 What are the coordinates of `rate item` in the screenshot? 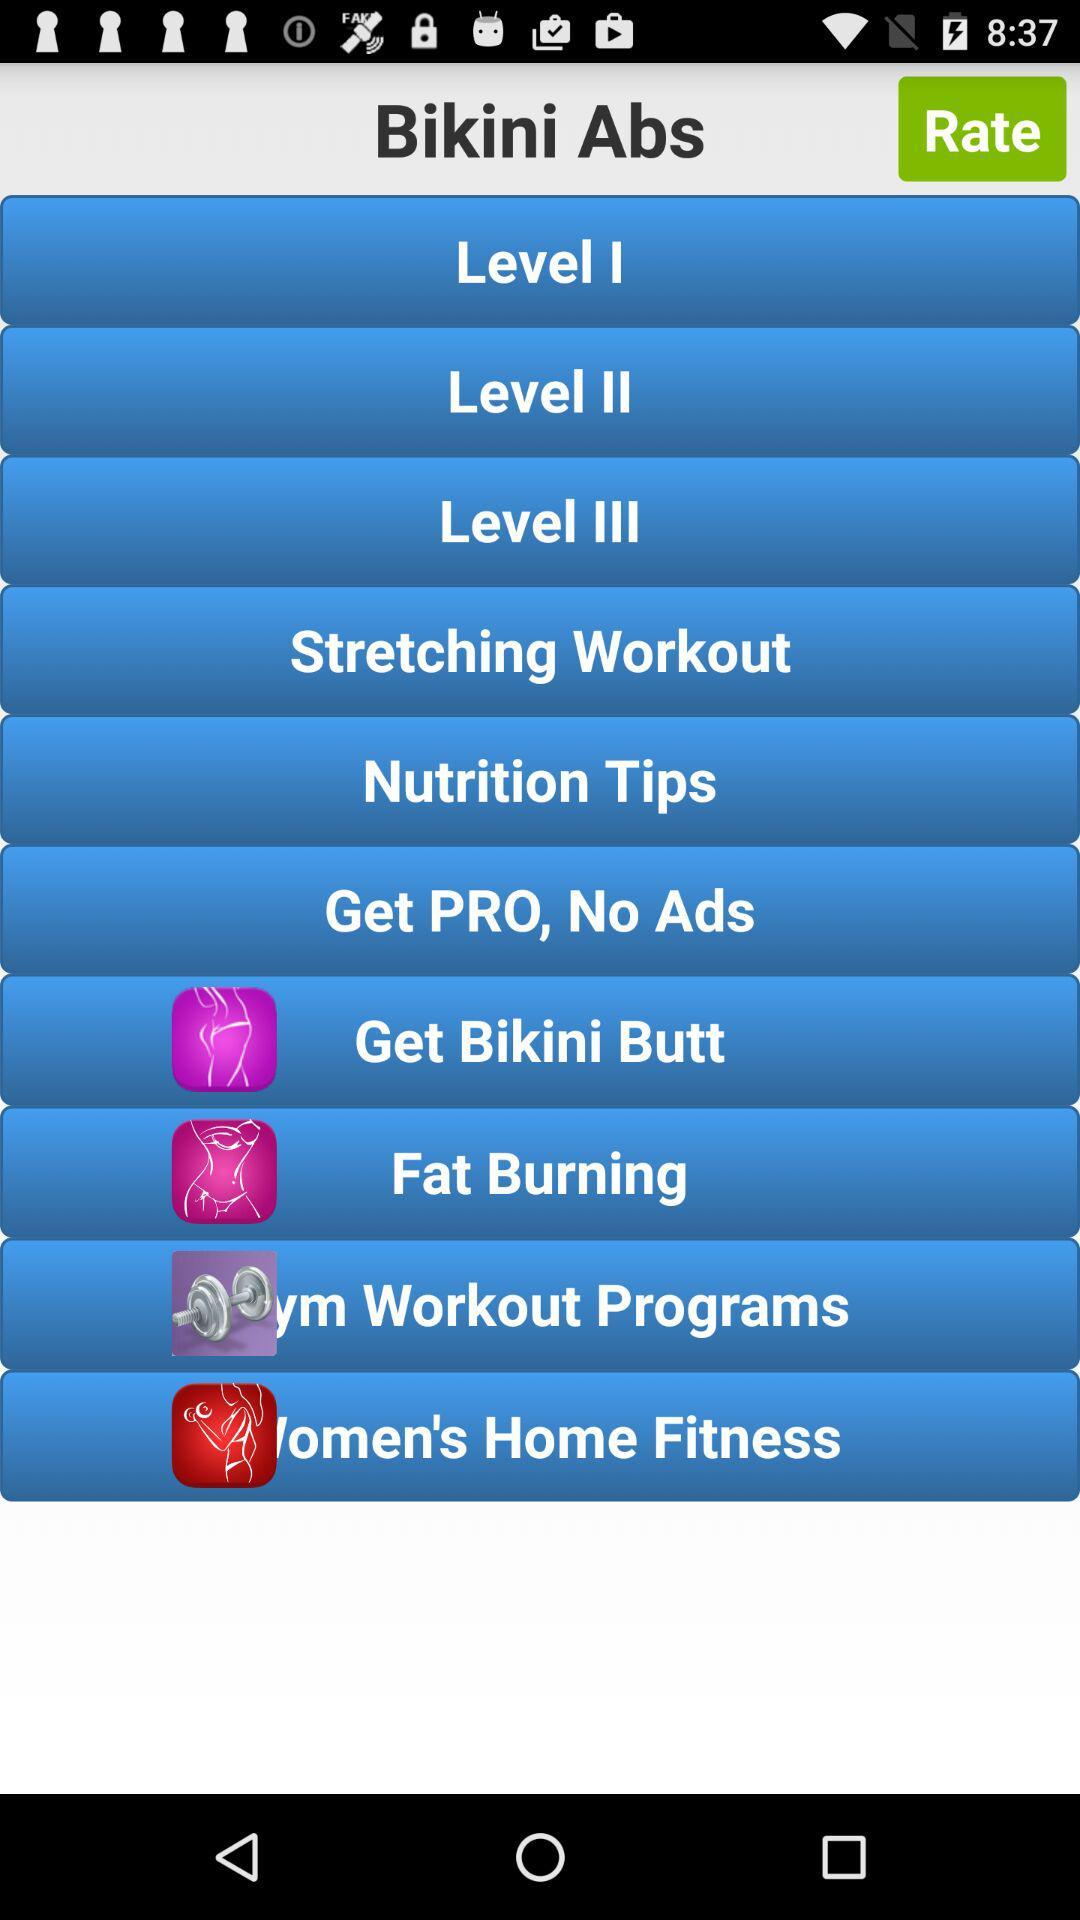 It's located at (981, 128).